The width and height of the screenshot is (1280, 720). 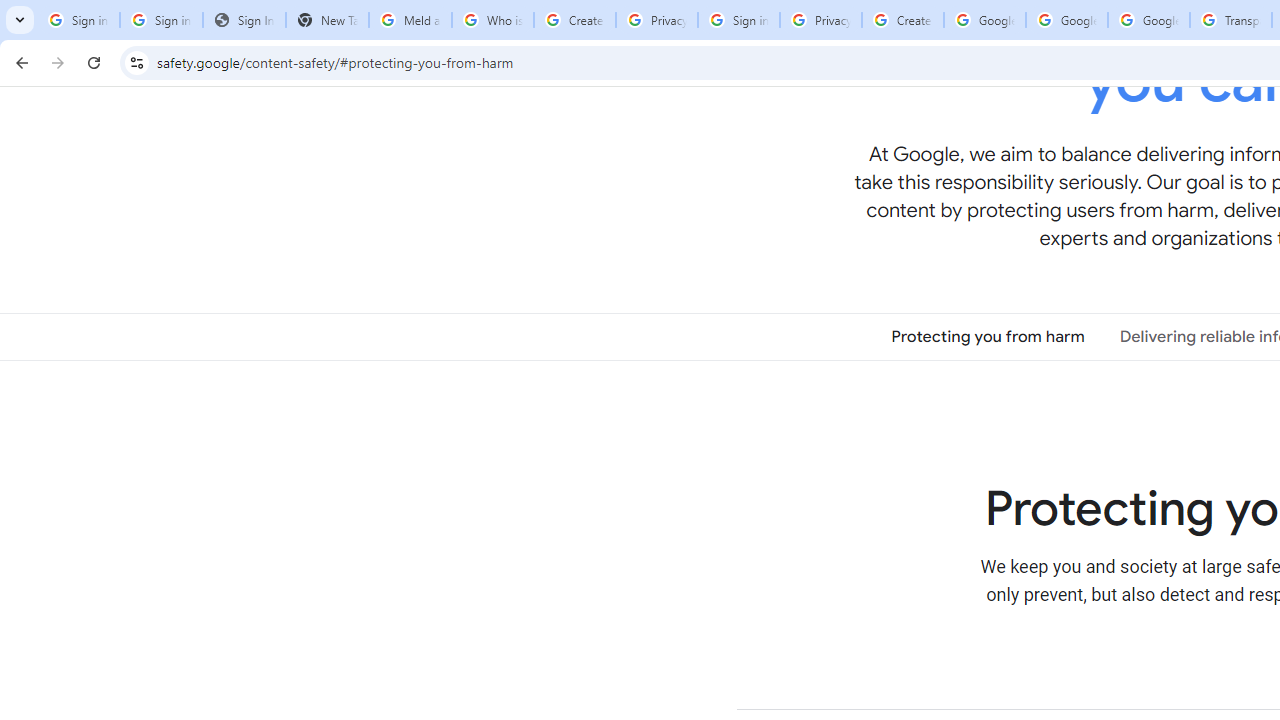 What do you see at coordinates (243, 20) in the screenshot?
I see `'Sign In - USA TODAY'` at bounding box center [243, 20].